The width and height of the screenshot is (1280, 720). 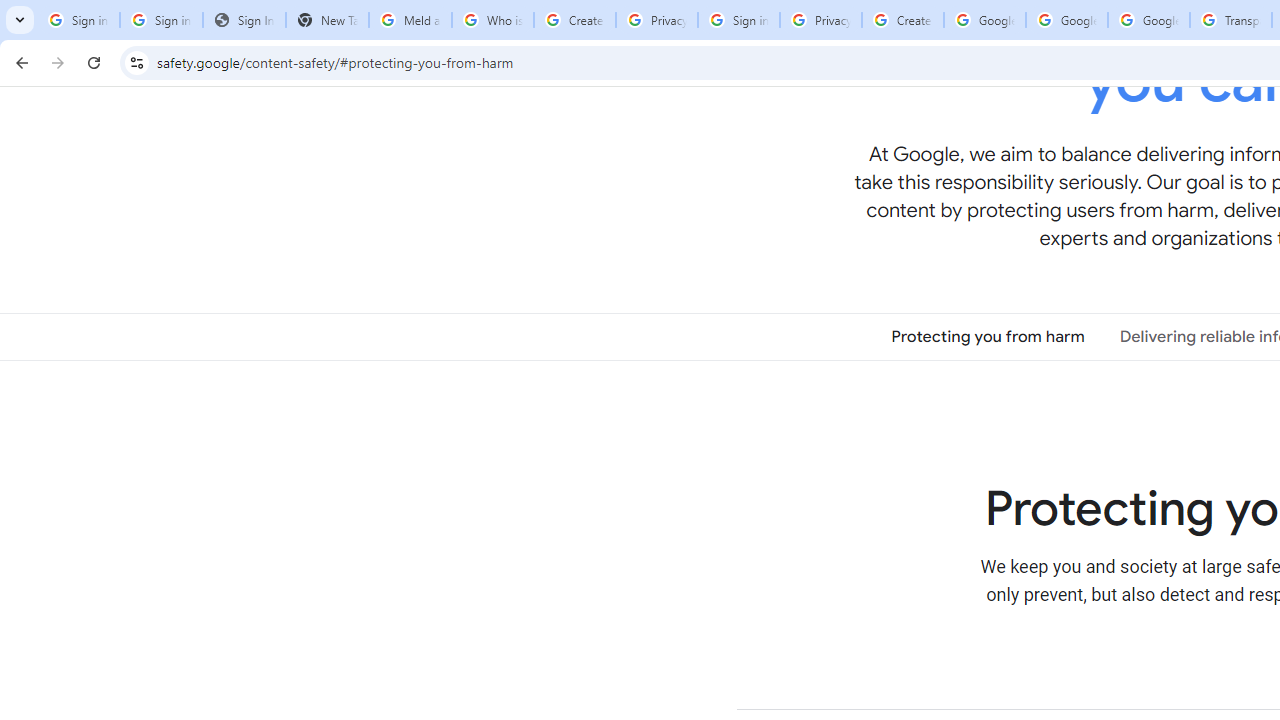 What do you see at coordinates (243, 20) in the screenshot?
I see `'Sign In - USA TODAY'` at bounding box center [243, 20].